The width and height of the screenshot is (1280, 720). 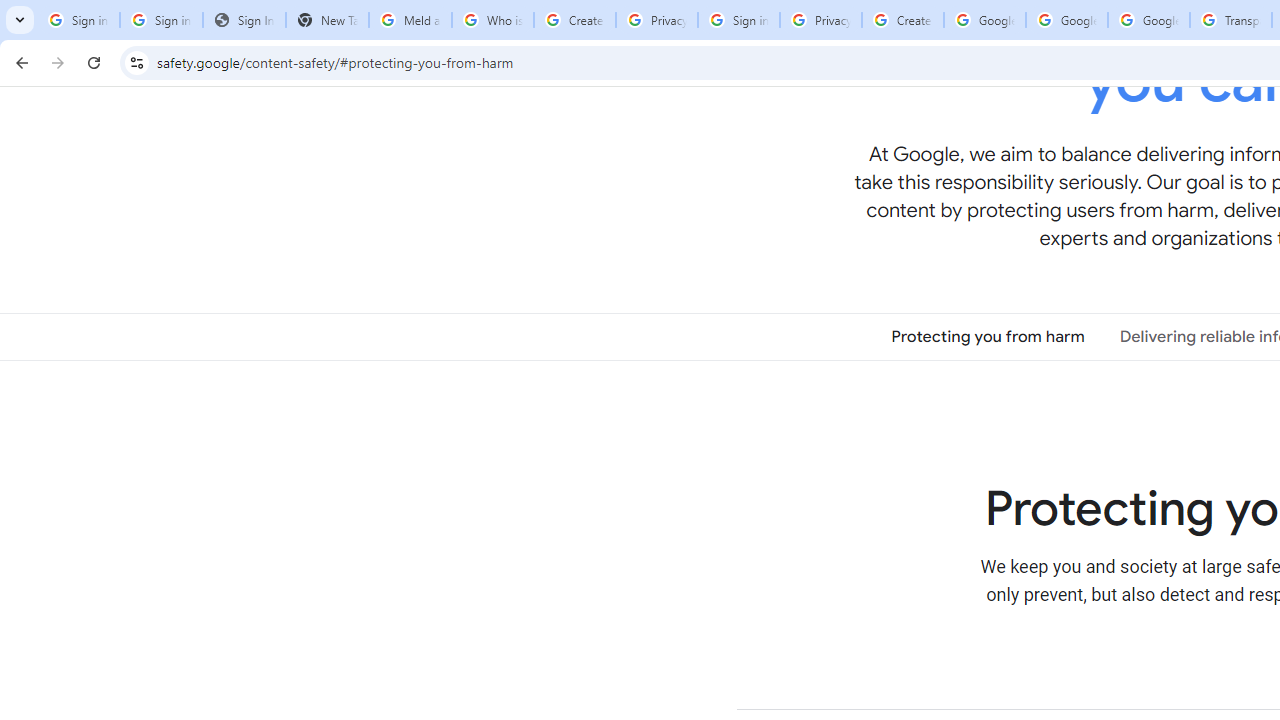 What do you see at coordinates (243, 20) in the screenshot?
I see `'Sign In - USA TODAY'` at bounding box center [243, 20].